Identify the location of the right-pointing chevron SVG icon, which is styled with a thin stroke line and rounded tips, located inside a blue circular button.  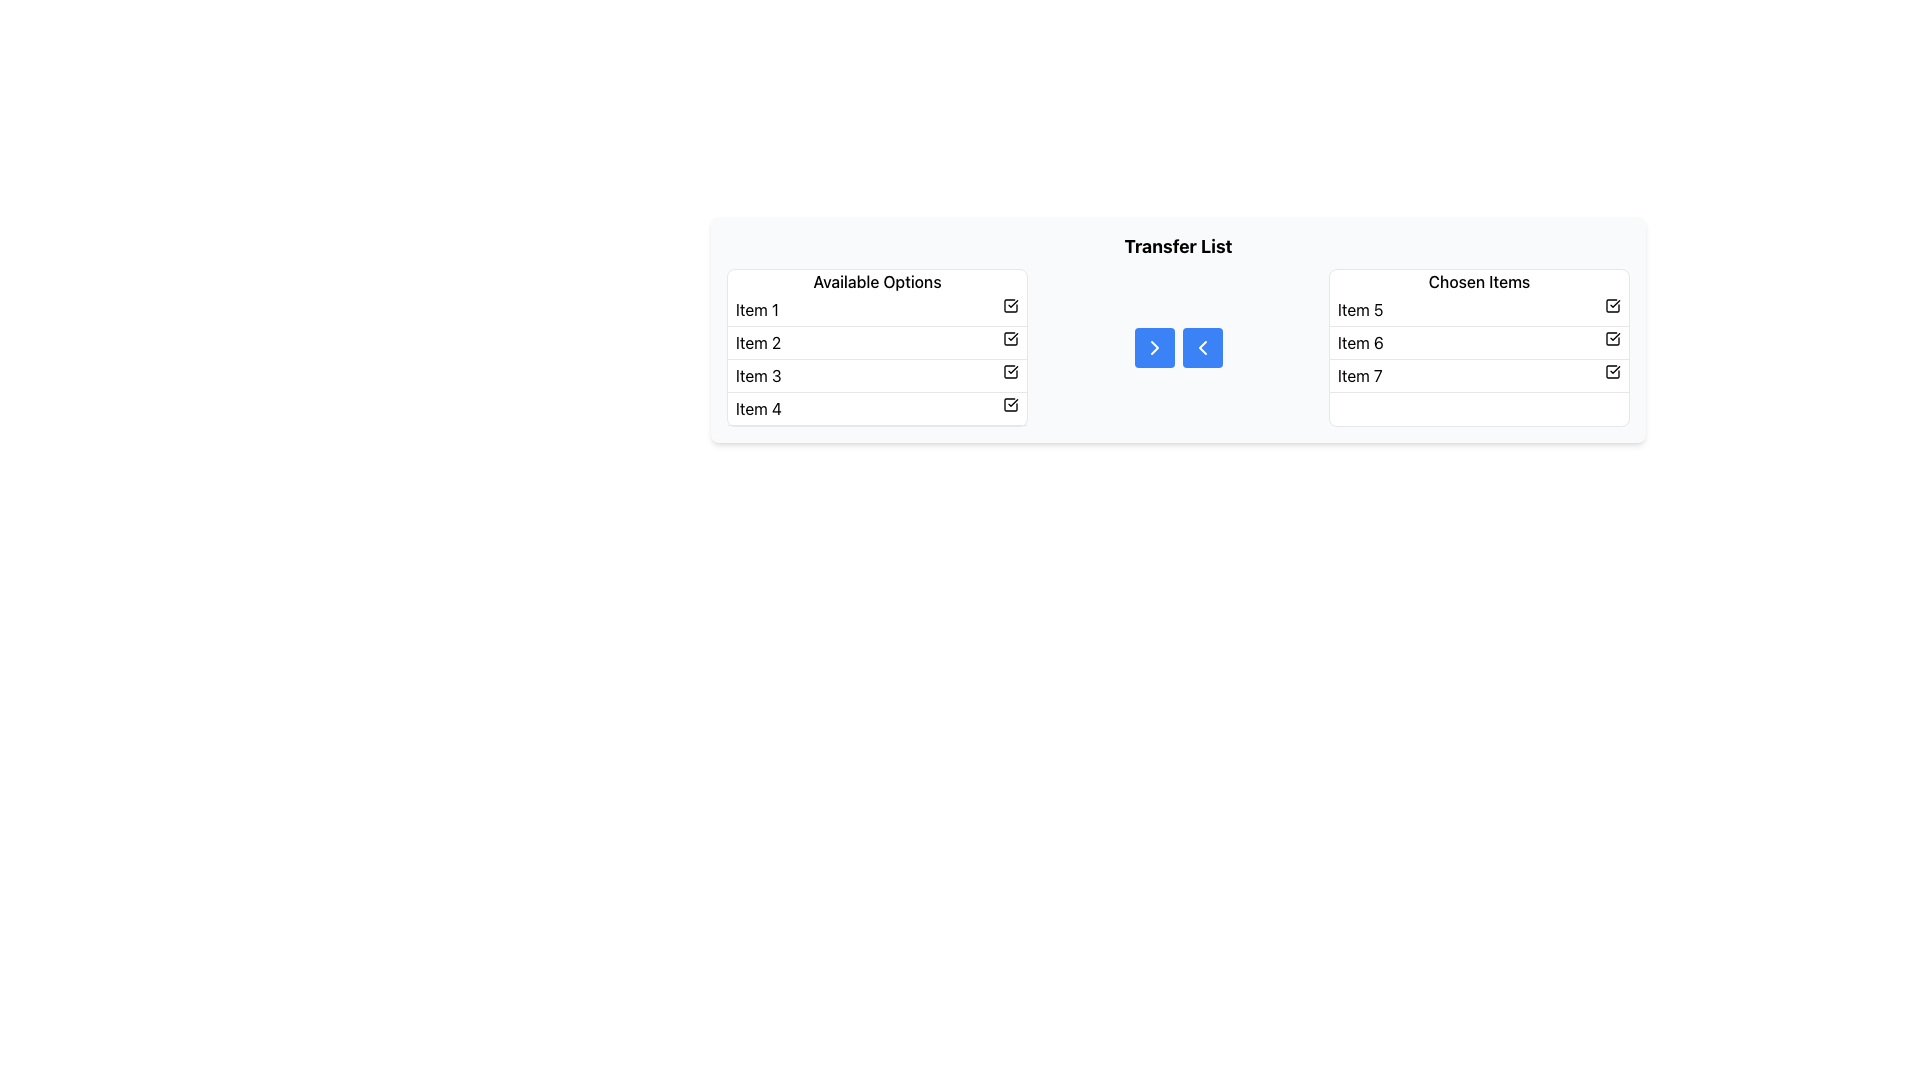
(1154, 346).